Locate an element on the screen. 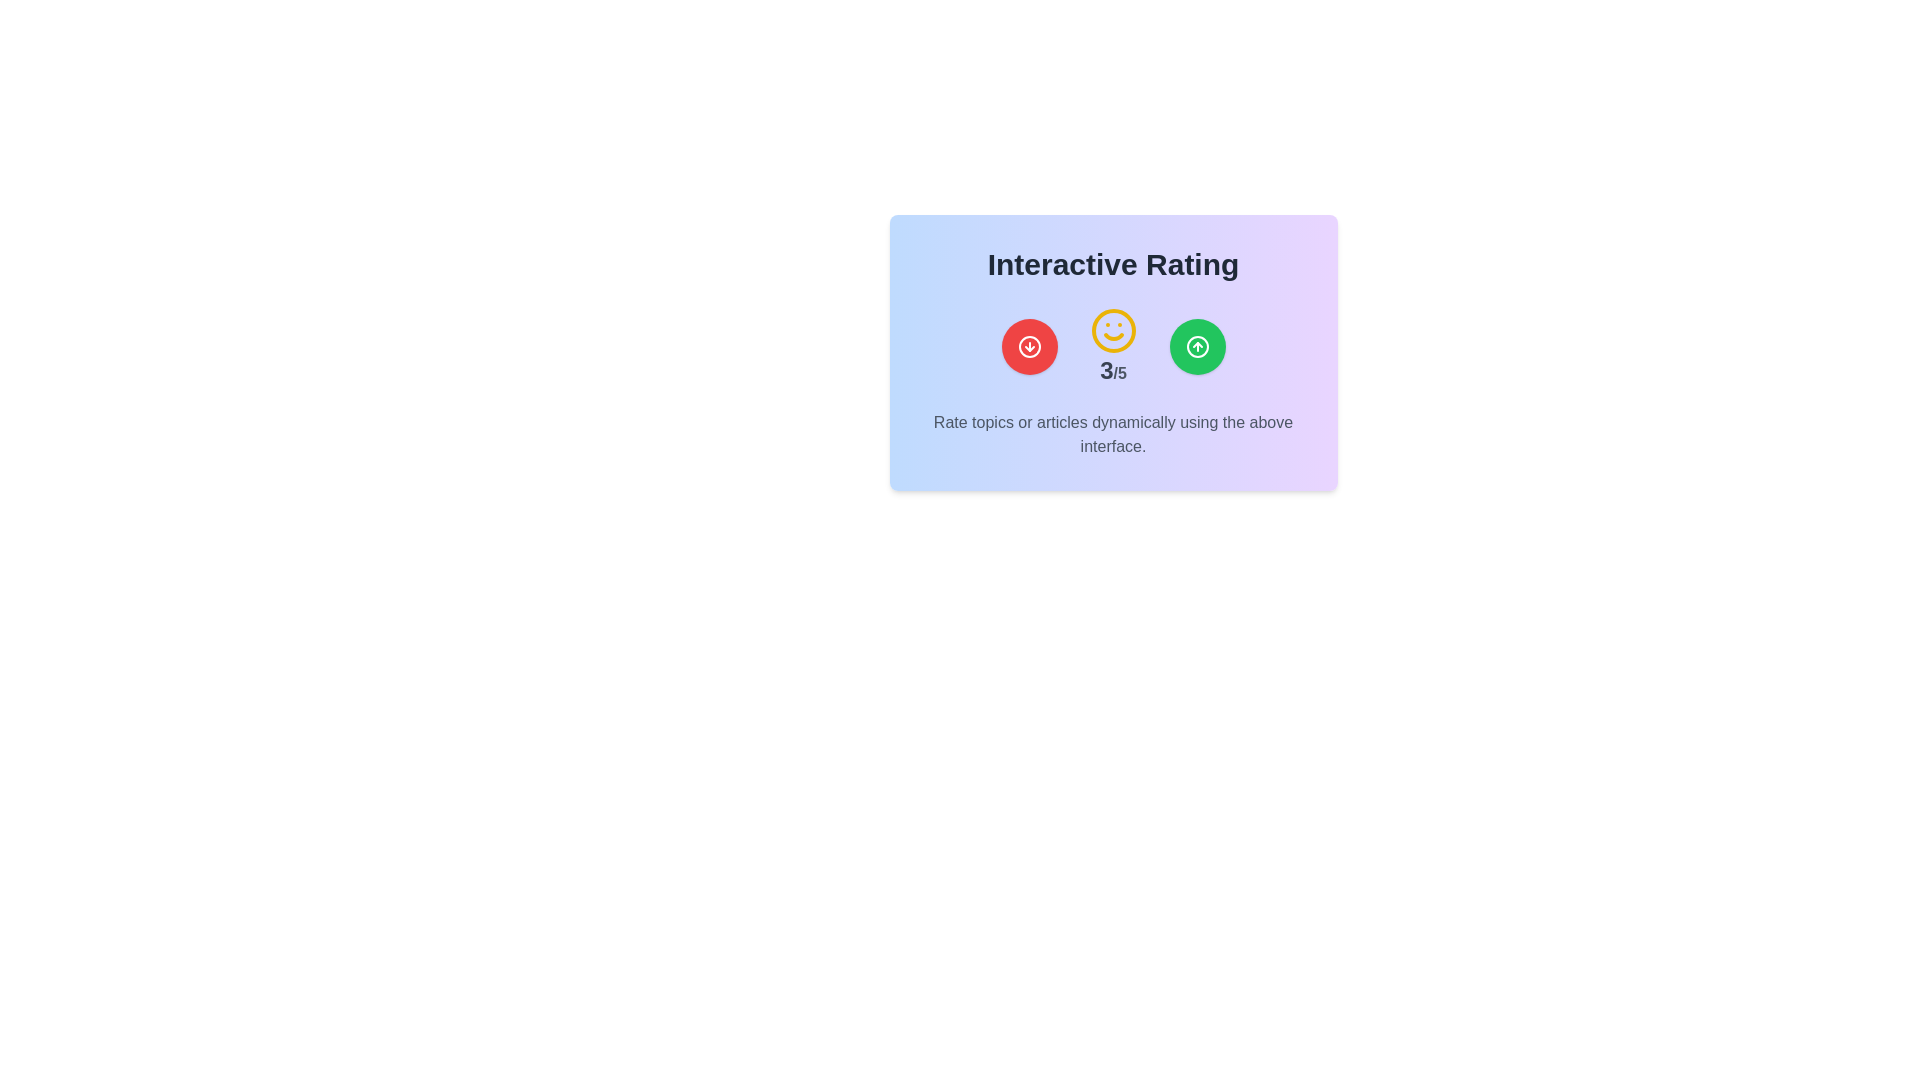 The height and width of the screenshot is (1080, 1920). the circular green button with a white upward arrow is located at coordinates (1197, 346).